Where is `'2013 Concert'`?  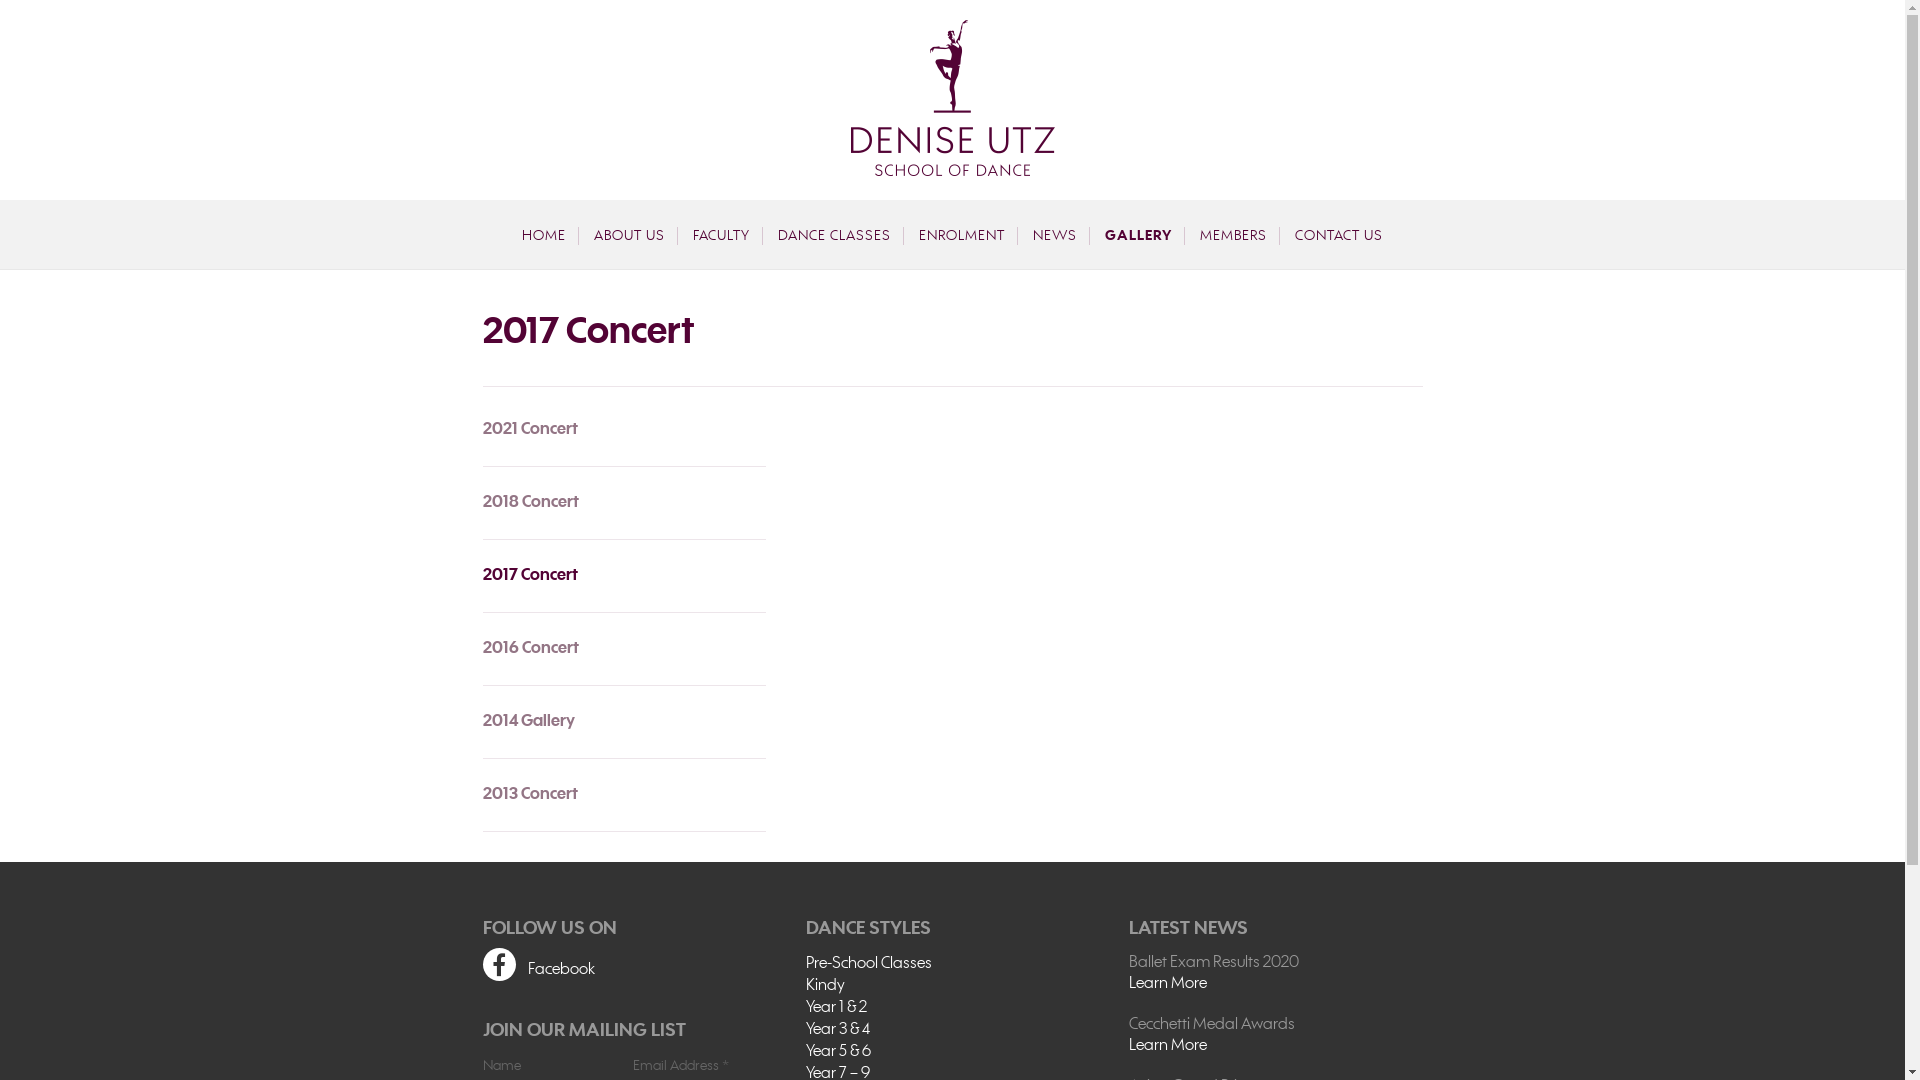 '2013 Concert' is located at coordinates (622, 793).